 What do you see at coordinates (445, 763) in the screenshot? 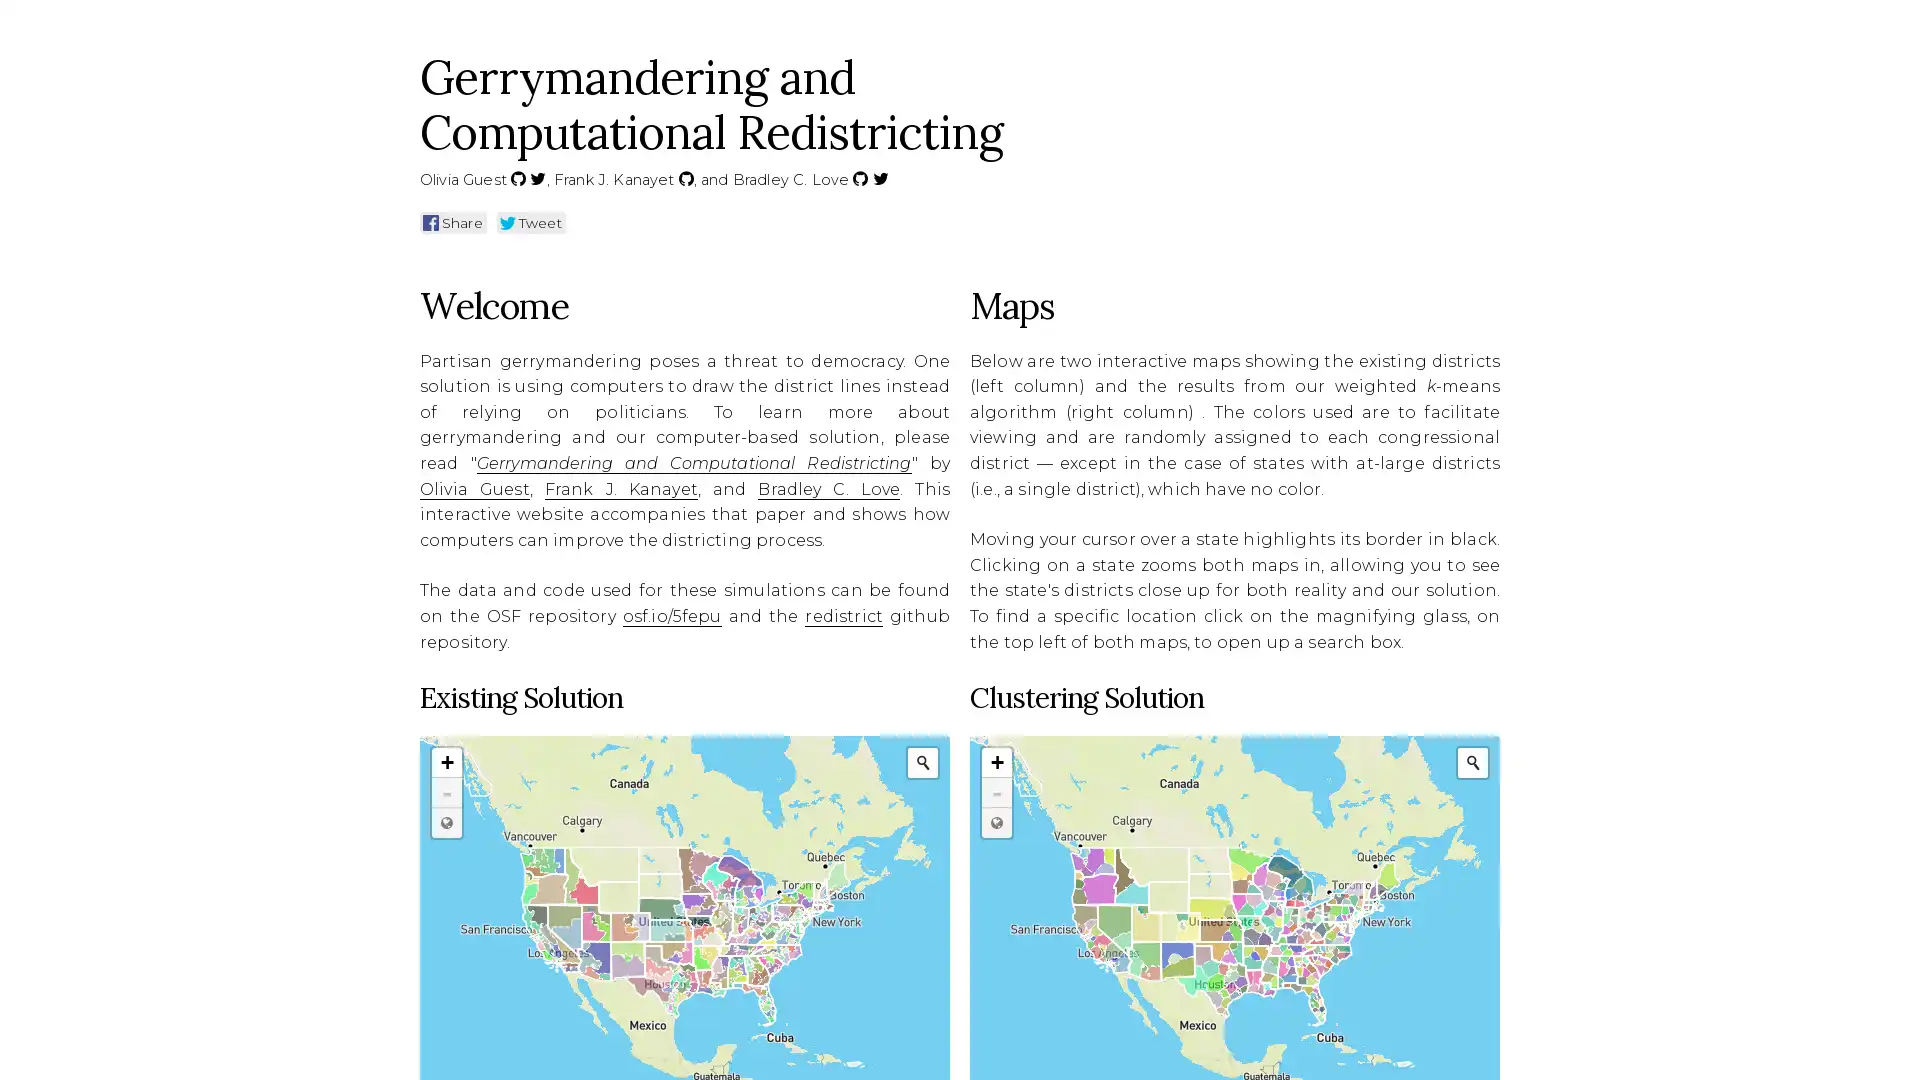
I see `Zoom in` at bounding box center [445, 763].